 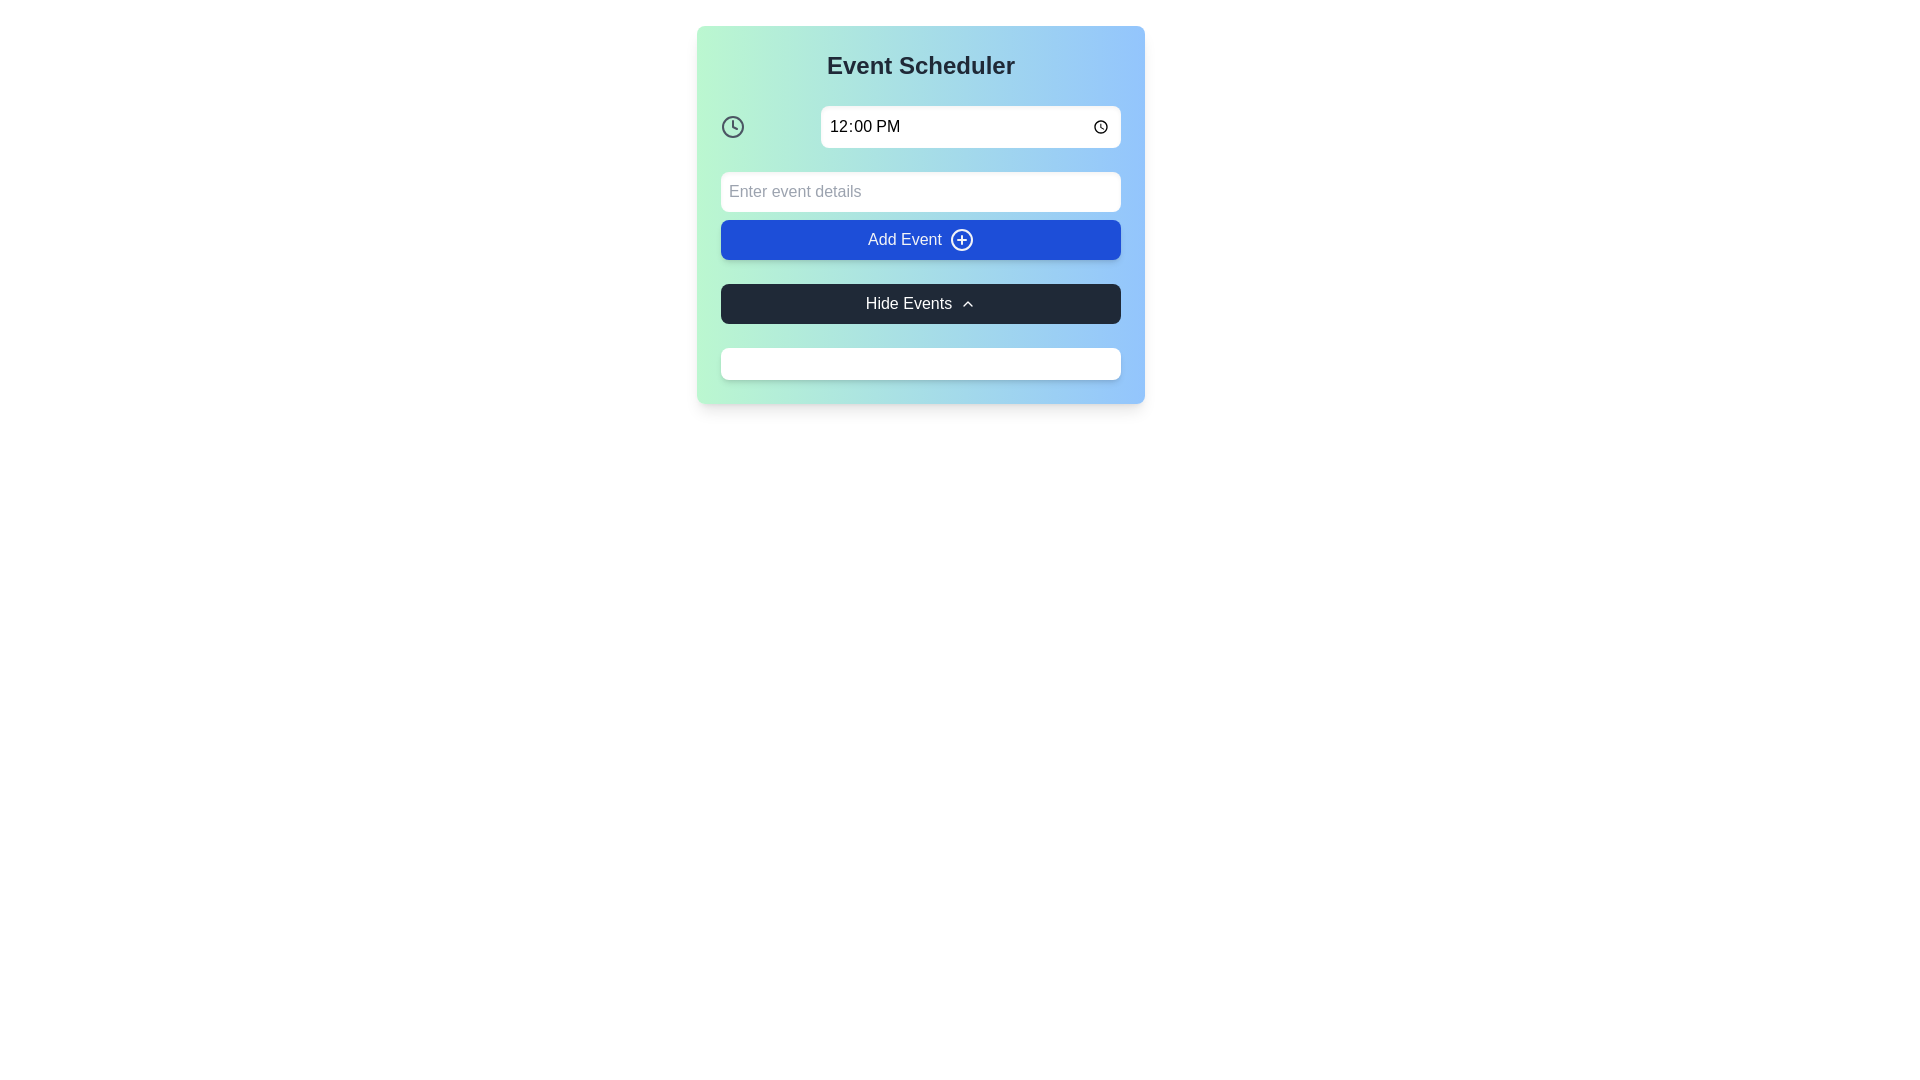 What do you see at coordinates (920, 238) in the screenshot?
I see `the 'Add Event' button` at bounding box center [920, 238].